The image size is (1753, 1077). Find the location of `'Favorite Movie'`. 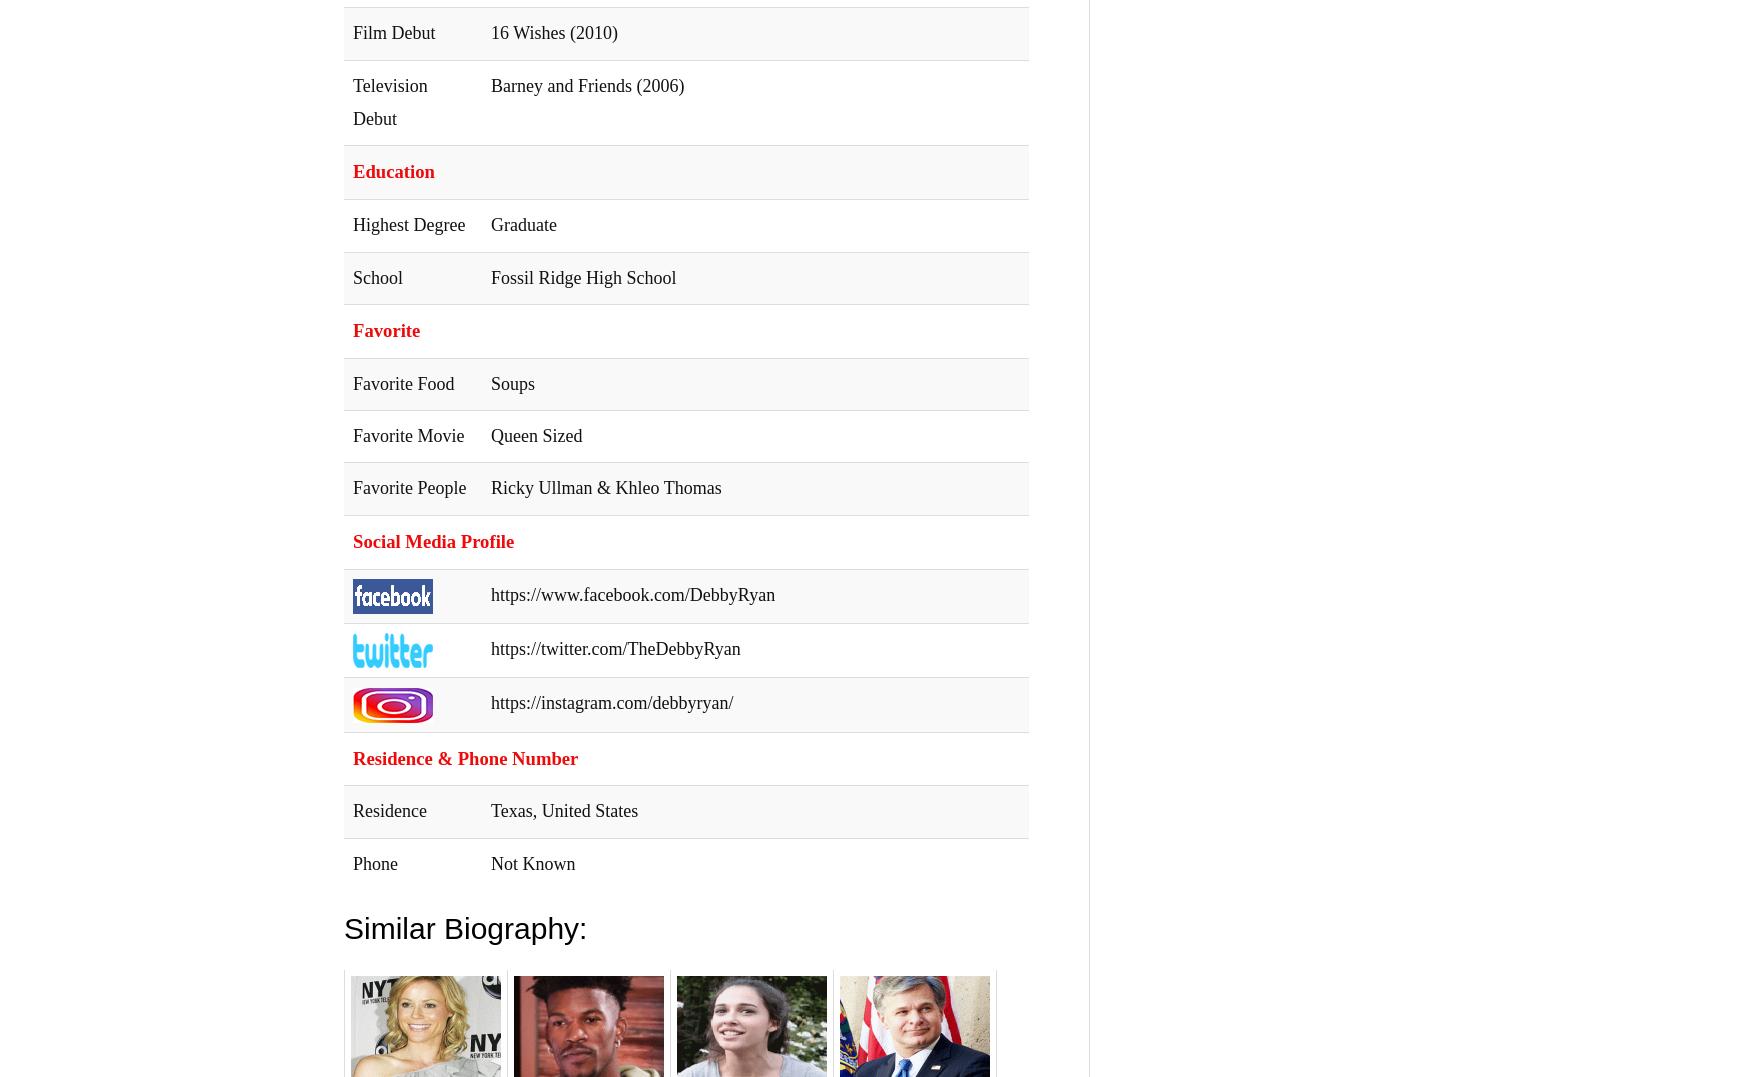

'Favorite Movie' is located at coordinates (407, 434).